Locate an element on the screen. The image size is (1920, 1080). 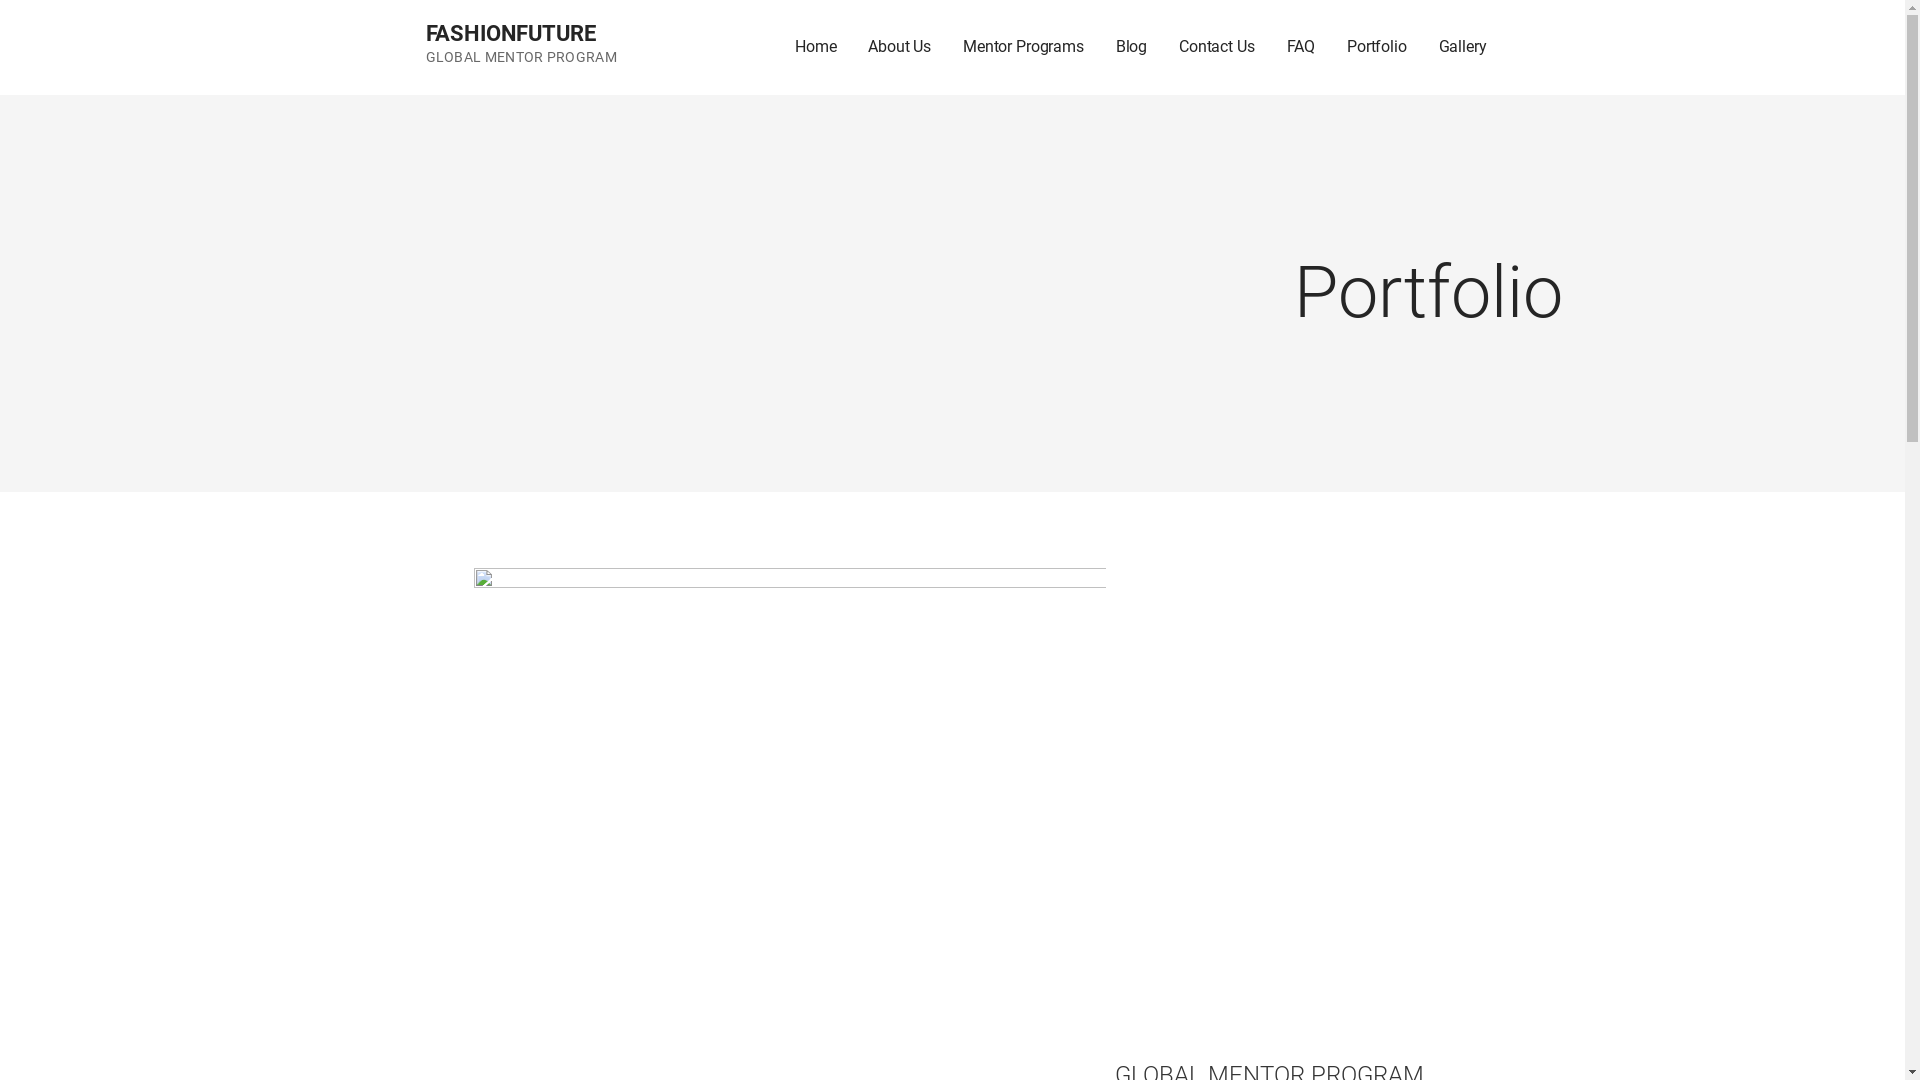
'Skip to content' is located at coordinates (0, 0).